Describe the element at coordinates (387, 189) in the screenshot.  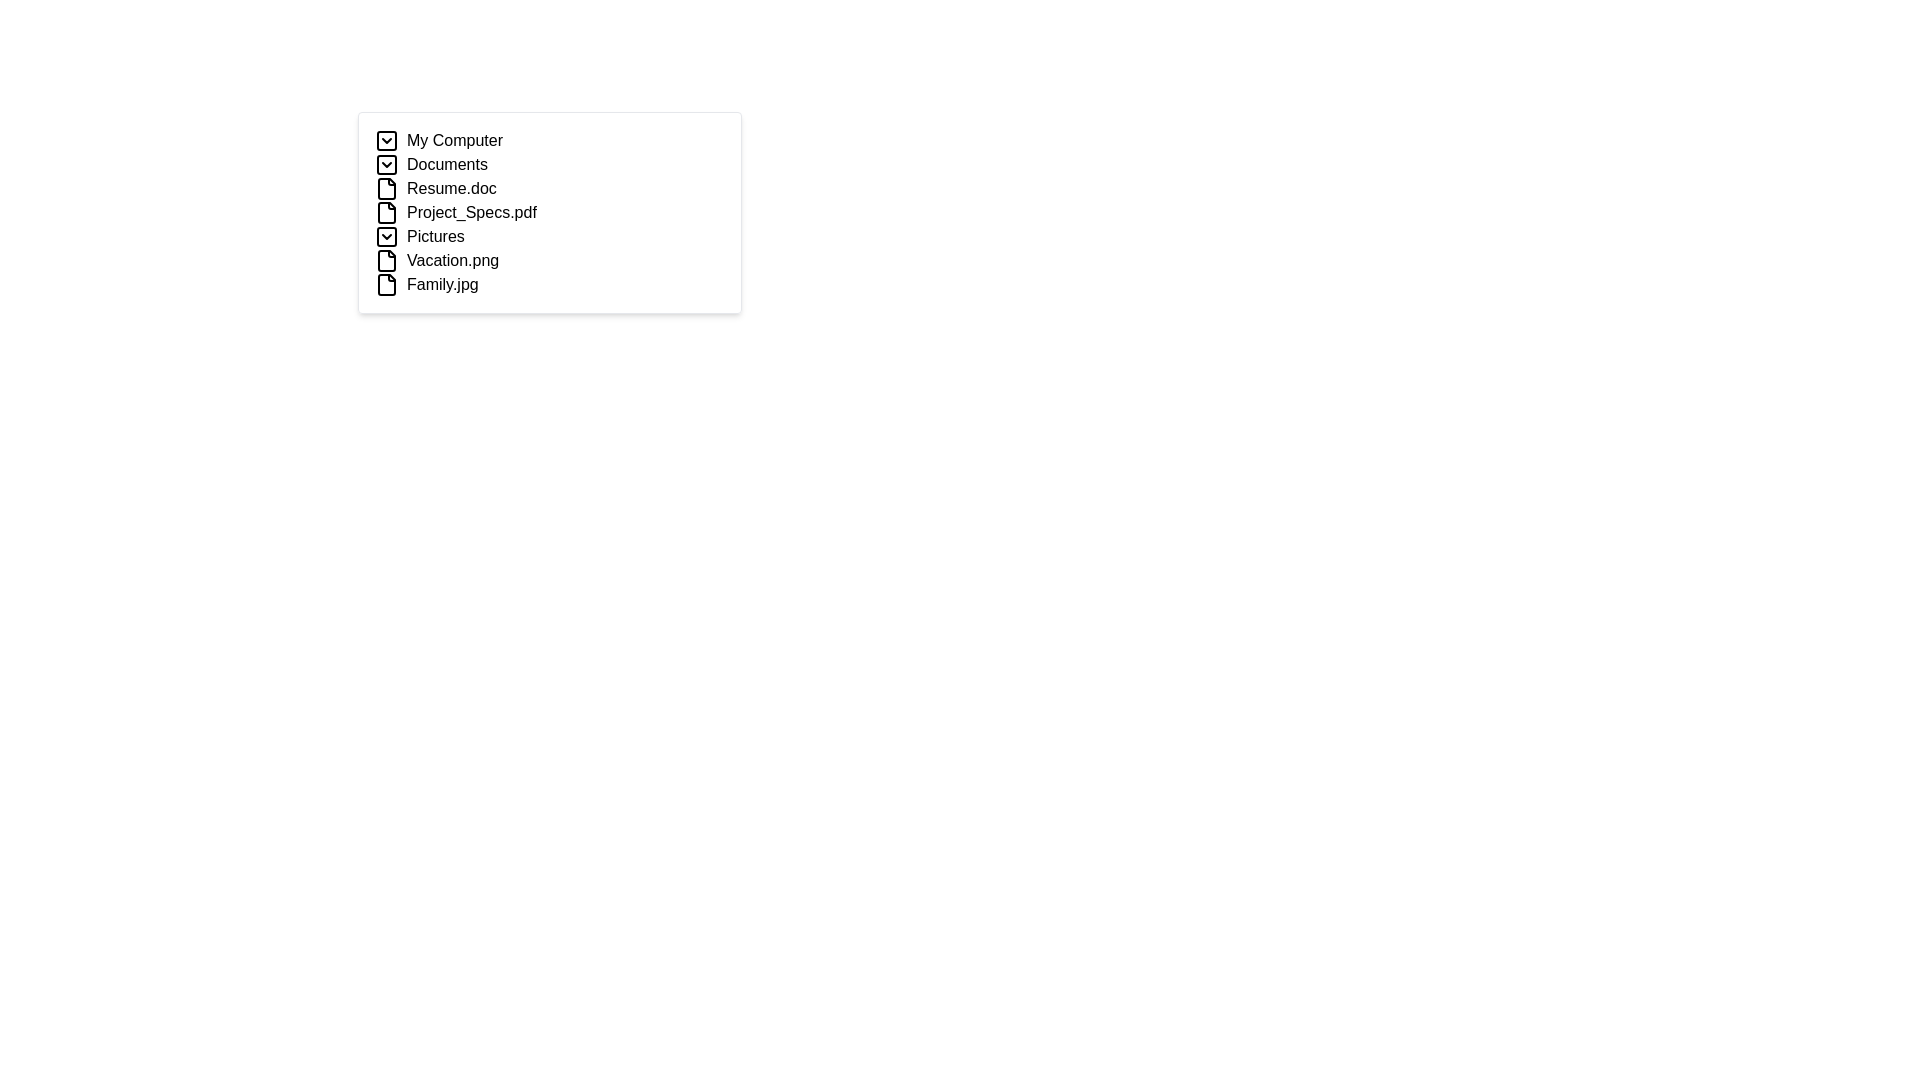
I see `the document icon representing 'Resume.doc', which is the third icon` at that location.